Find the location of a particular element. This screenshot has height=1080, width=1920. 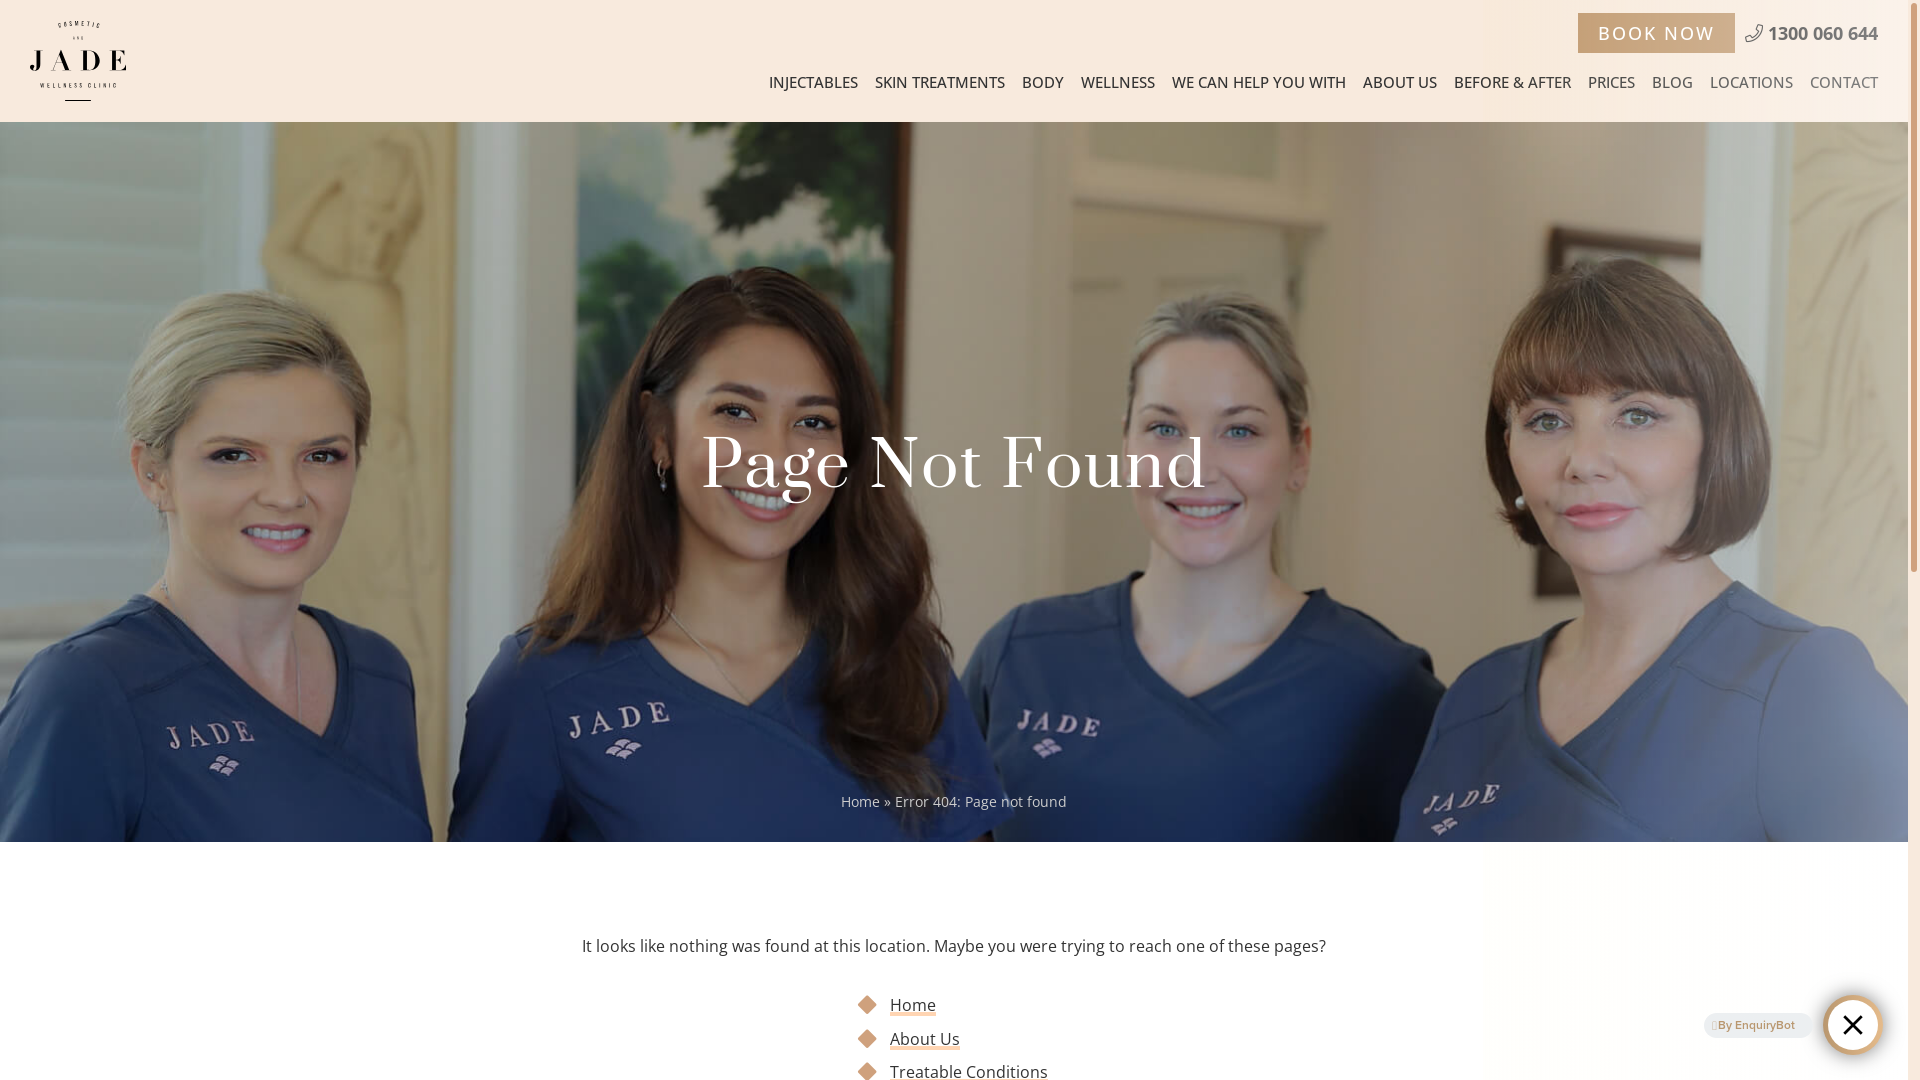

'1300 060 644' is located at coordinates (1811, 33).